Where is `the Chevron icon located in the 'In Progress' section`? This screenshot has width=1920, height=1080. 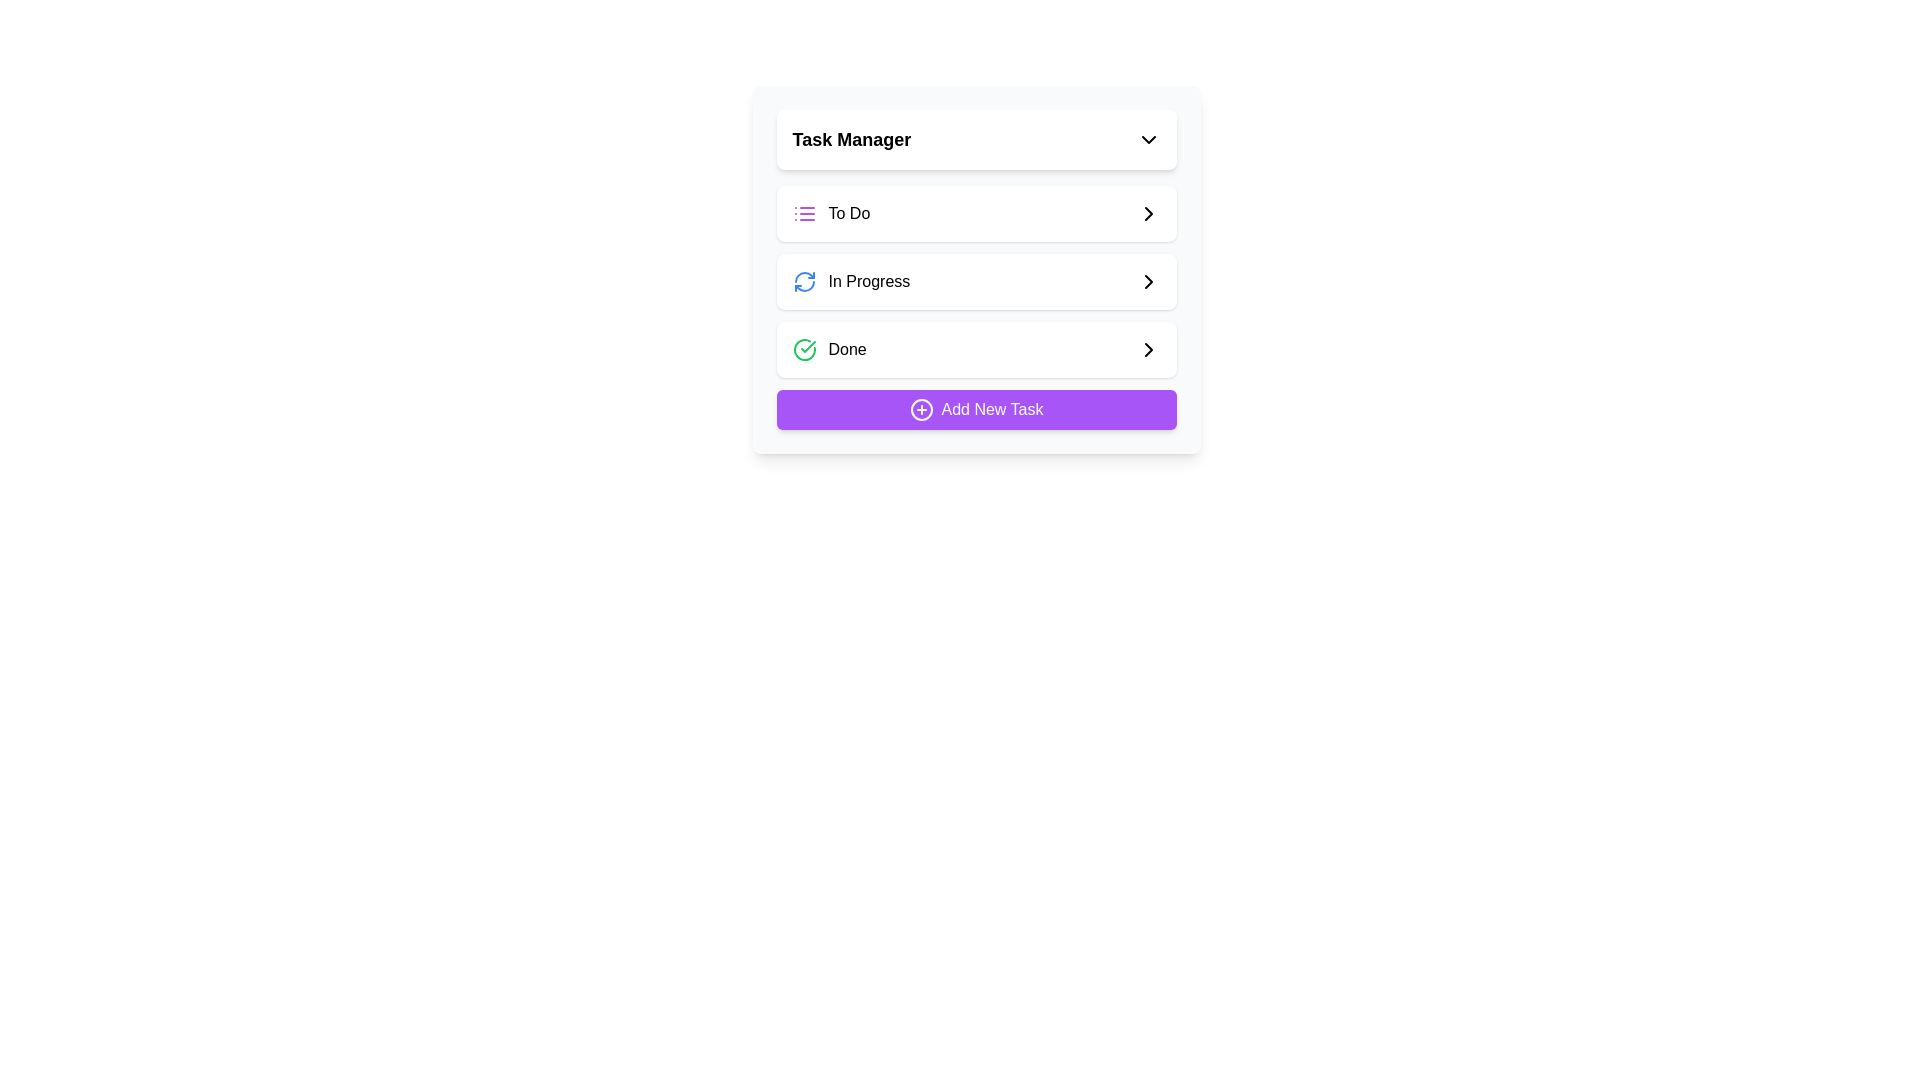 the Chevron icon located in the 'In Progress' section is located at coordinates (1148, 281).